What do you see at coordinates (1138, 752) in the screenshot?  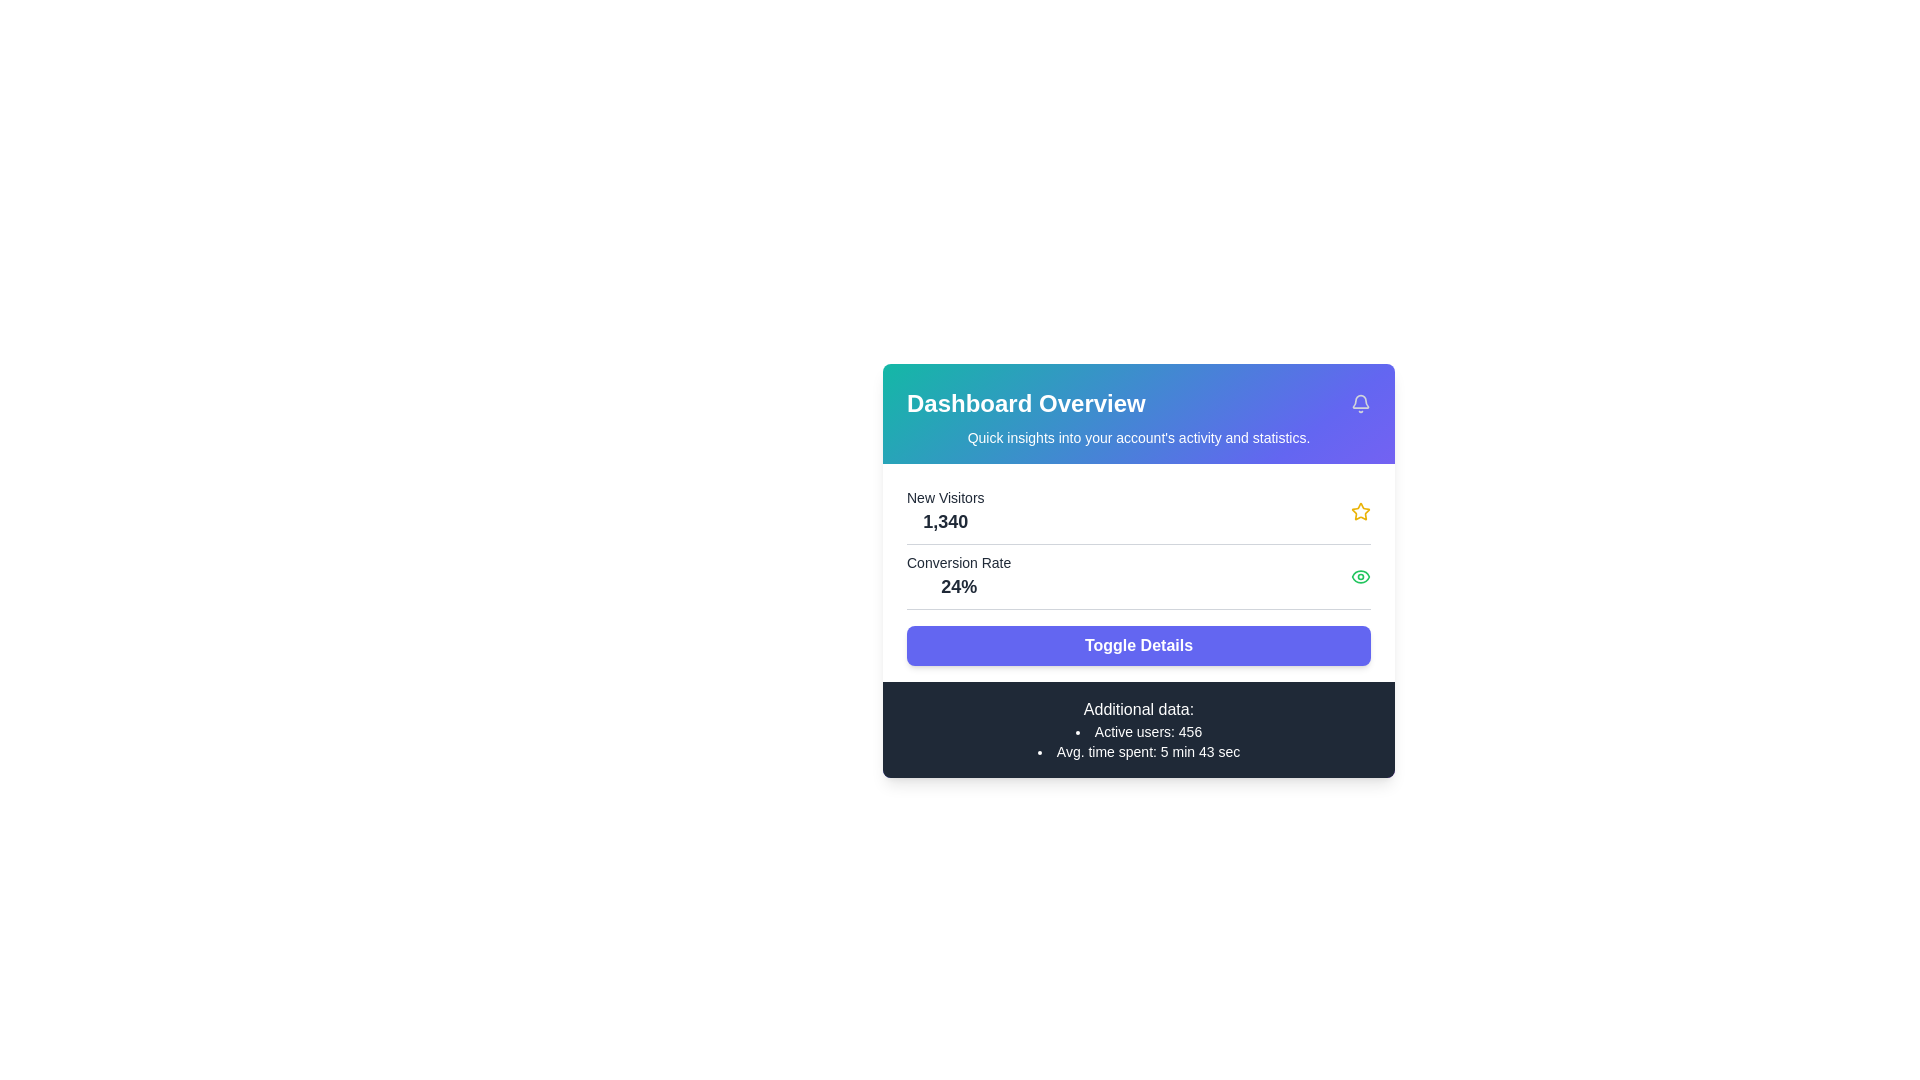 I see `the text label displaying the average time users have spent, located below the 'Active users: 456' item` at bounding box center [1138, 752].